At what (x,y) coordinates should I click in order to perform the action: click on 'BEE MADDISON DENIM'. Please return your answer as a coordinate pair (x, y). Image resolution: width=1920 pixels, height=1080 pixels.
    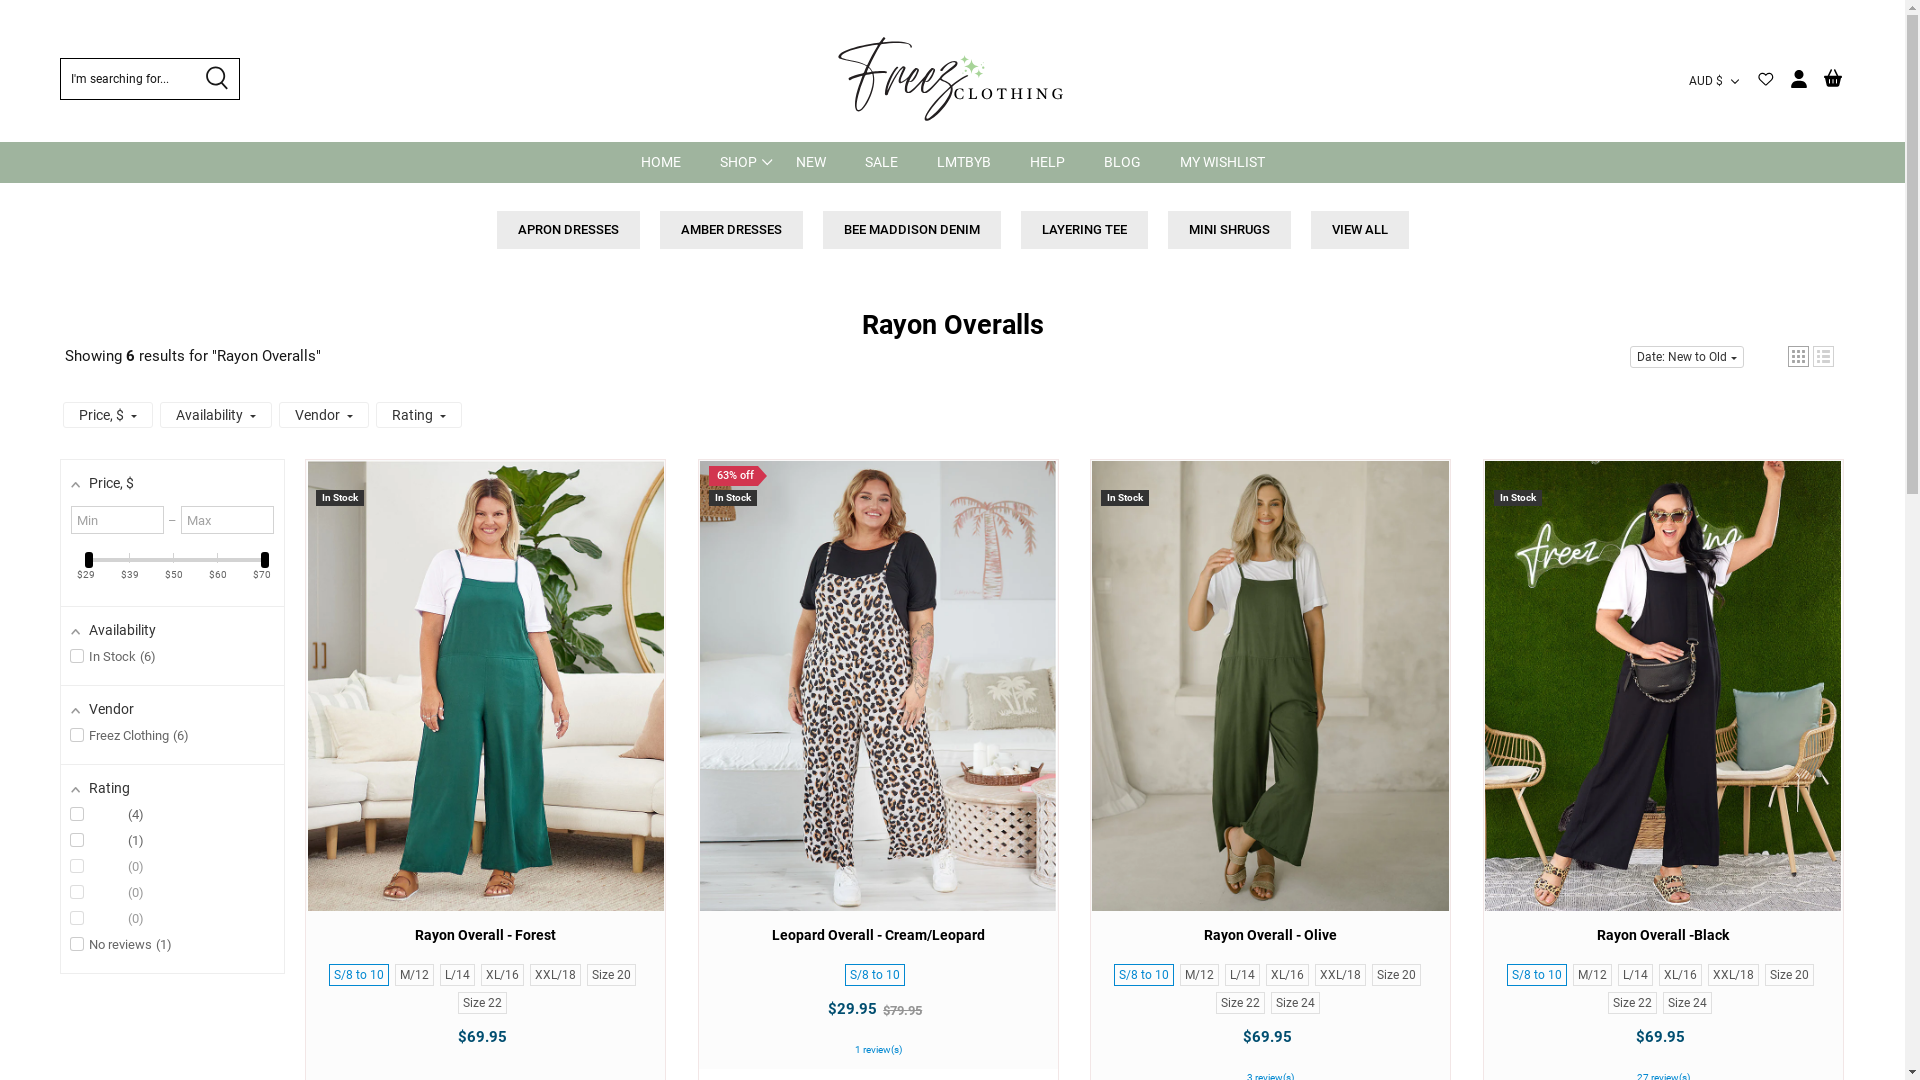
    Looking at the image, I should click on (910, 229).